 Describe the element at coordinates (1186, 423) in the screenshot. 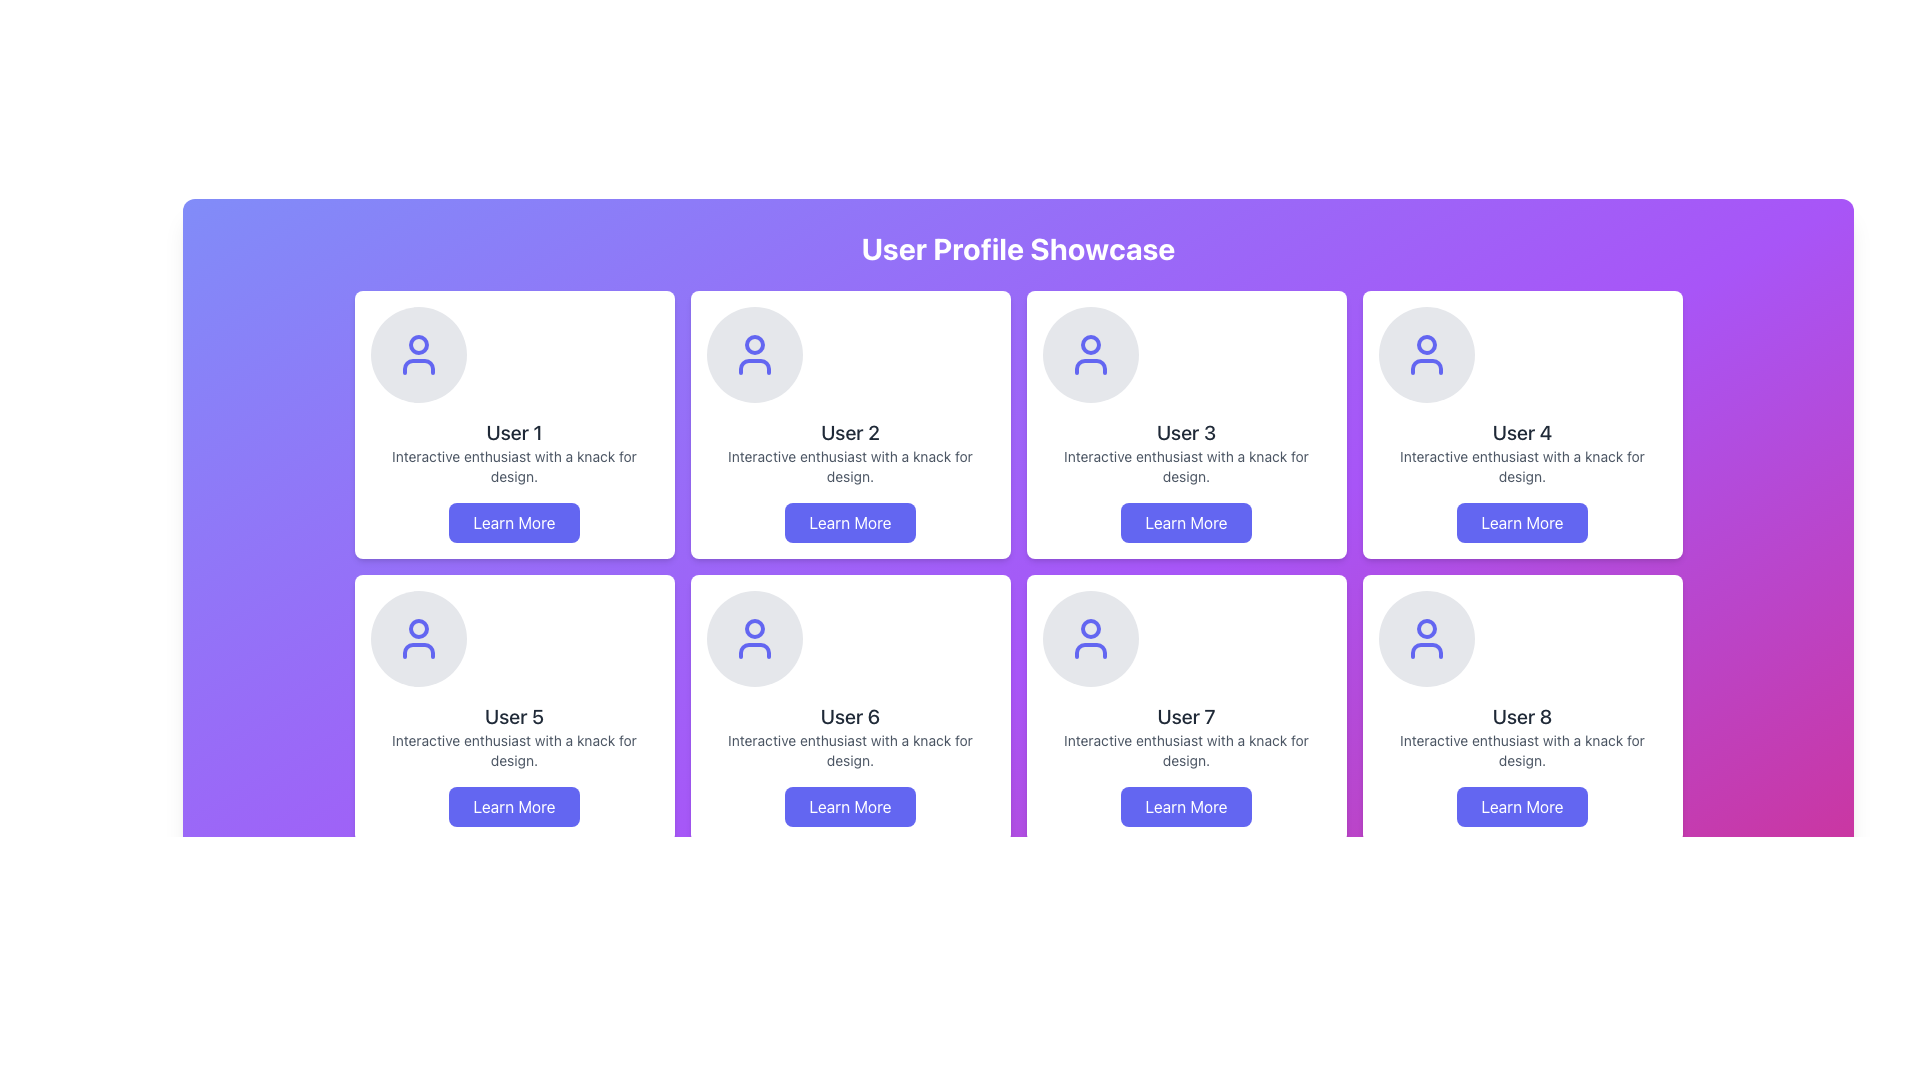

I see `the text area of the user profile card` at that location.